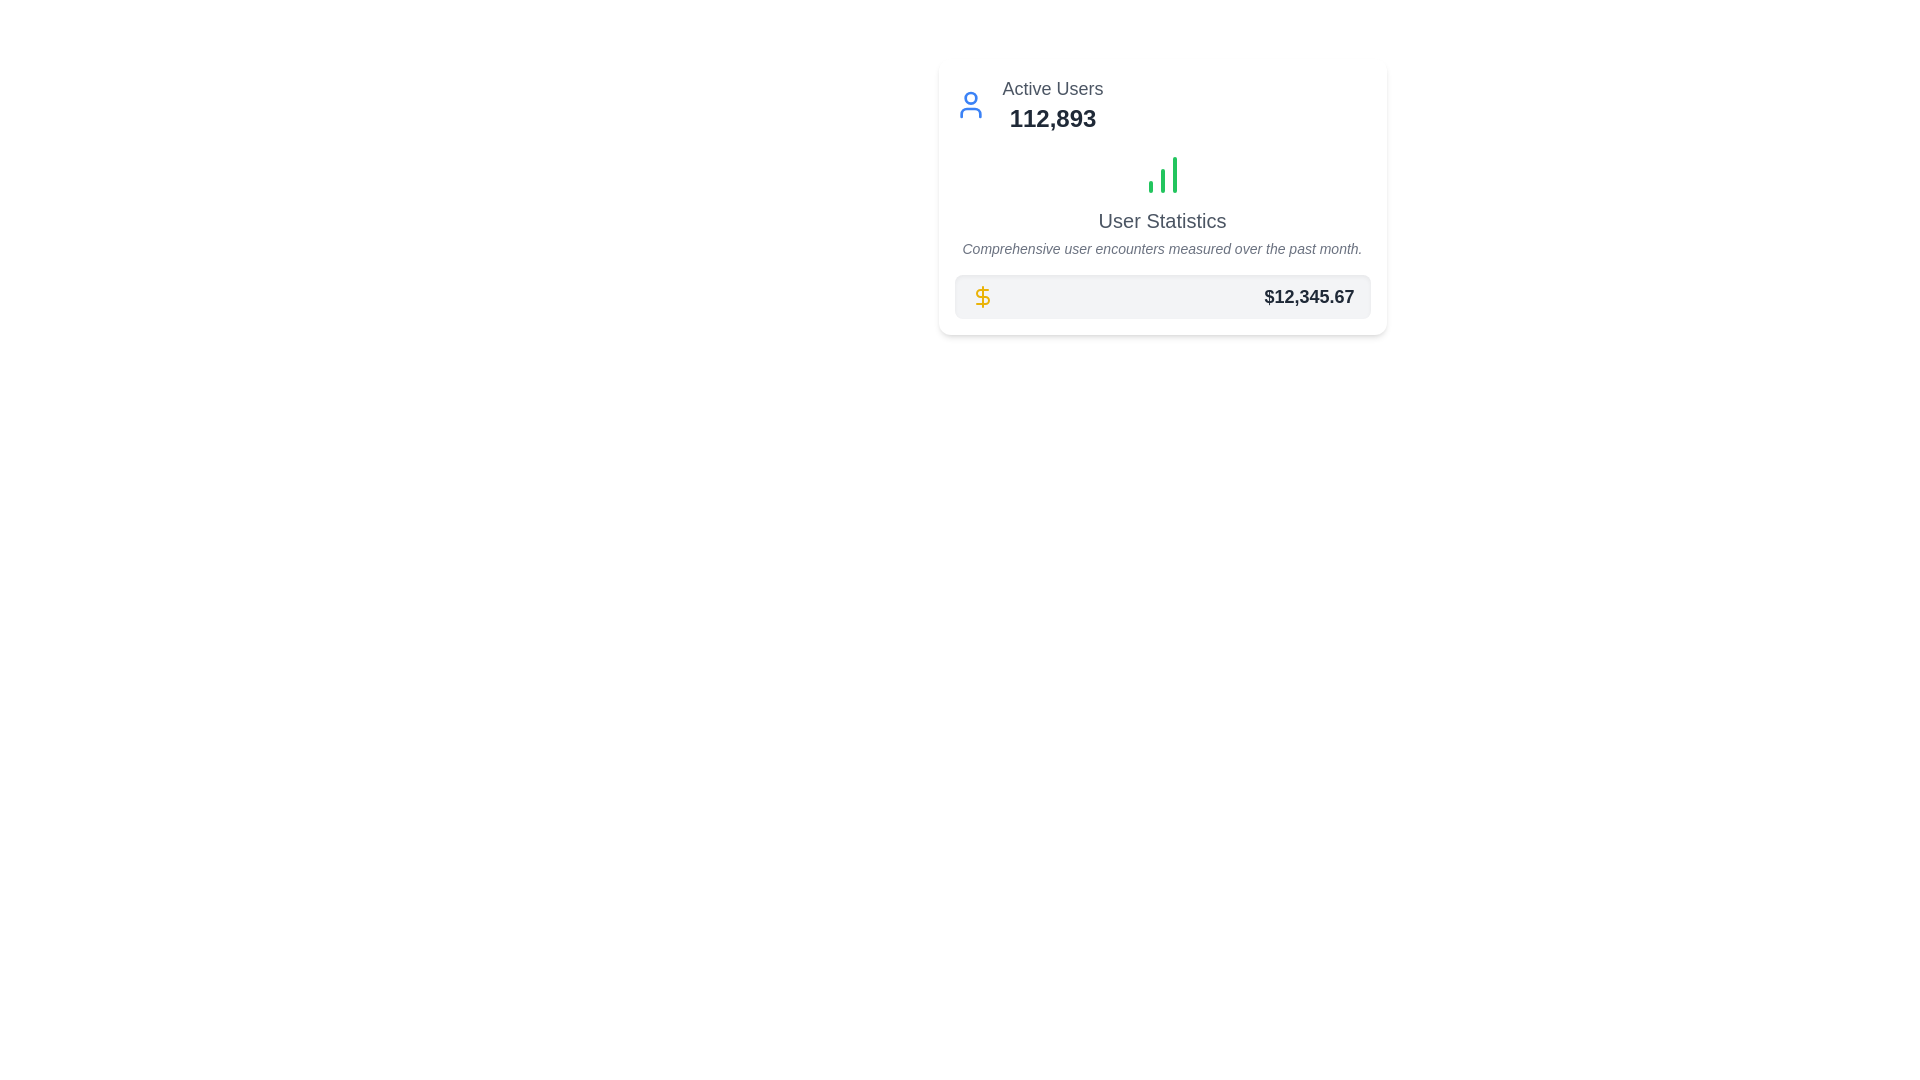 This screenshot has width=1920, height=1080. Describe the element at coordinates (1162, 248) in the screenshot. I see `informational text label that contains 'Comprehensive user encounters measured over the past month.' positioned below the 'User Statistics' title` at that location.